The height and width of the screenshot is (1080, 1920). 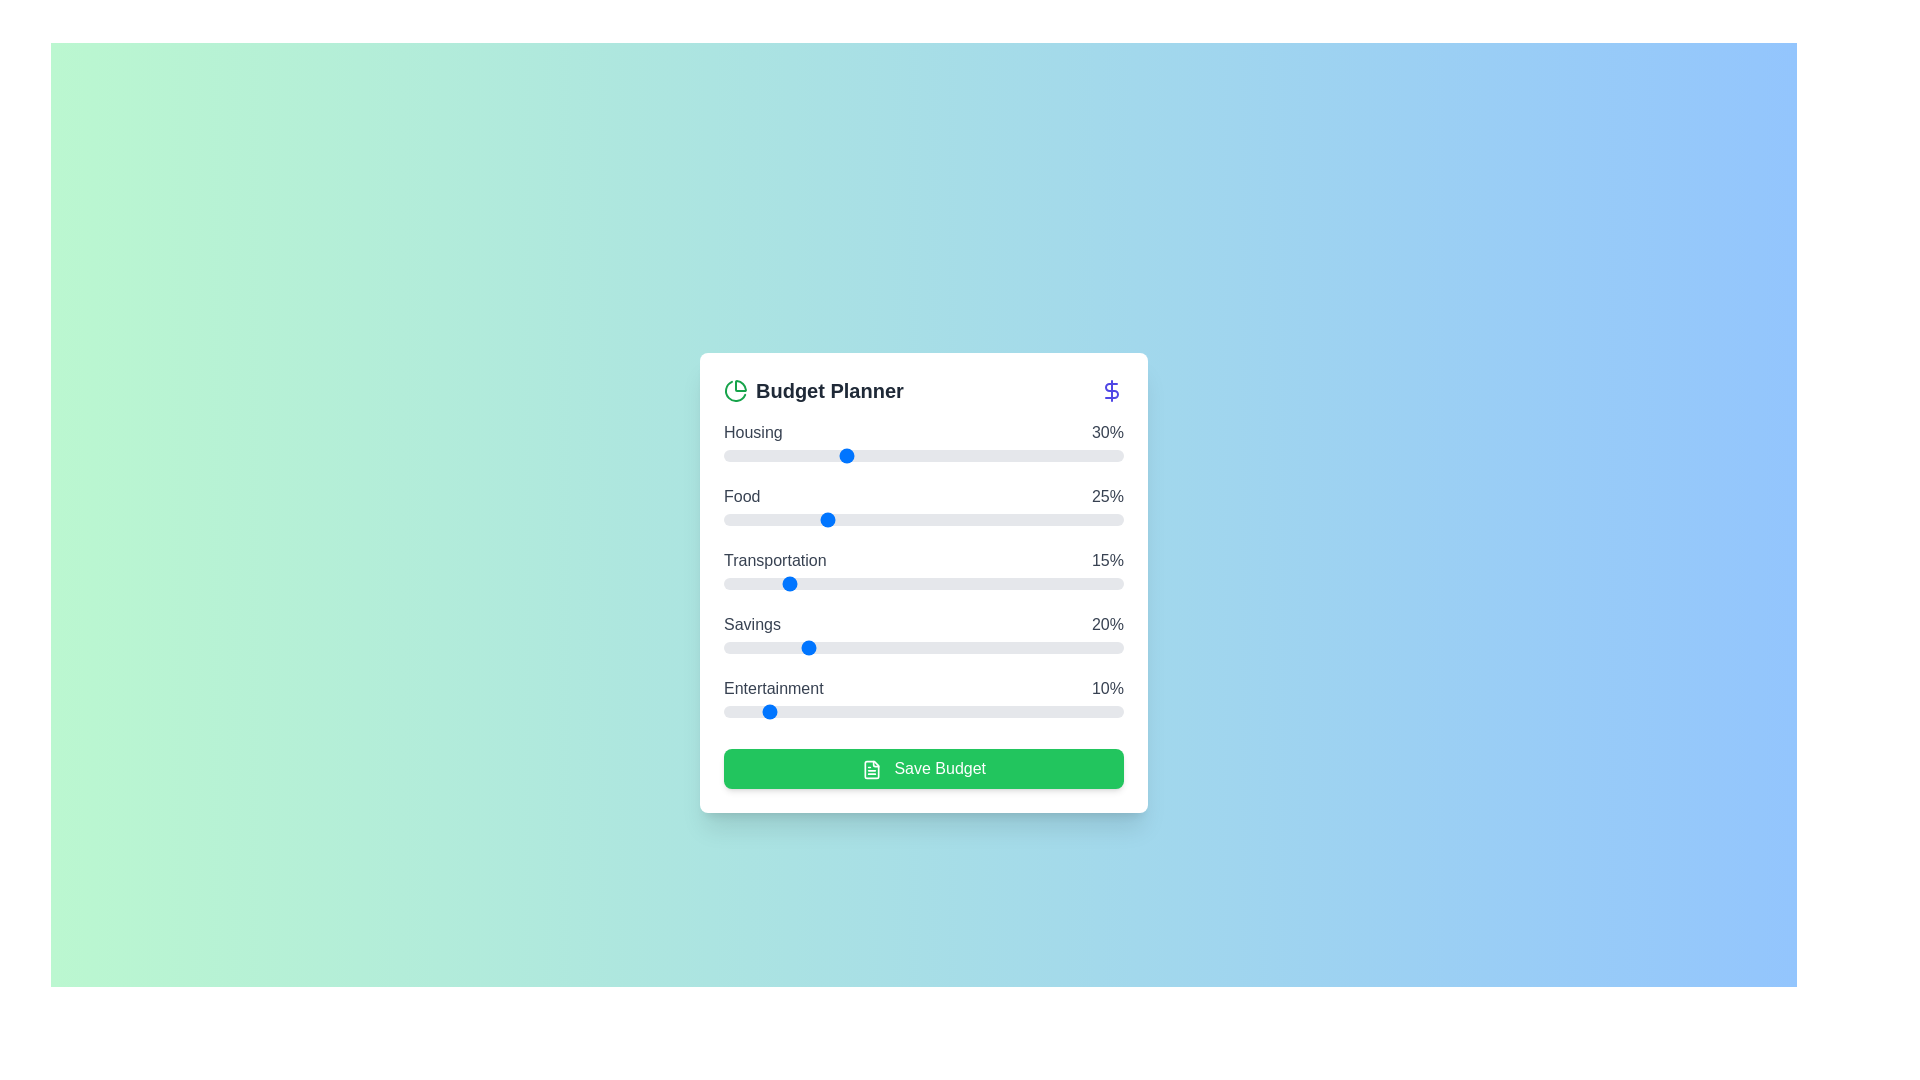 What do you see at coordinates (1050, 519) in the screenshot?
I see `the slider for 'Food' to set its percentage to 82` at bounding box center [1050, 519].